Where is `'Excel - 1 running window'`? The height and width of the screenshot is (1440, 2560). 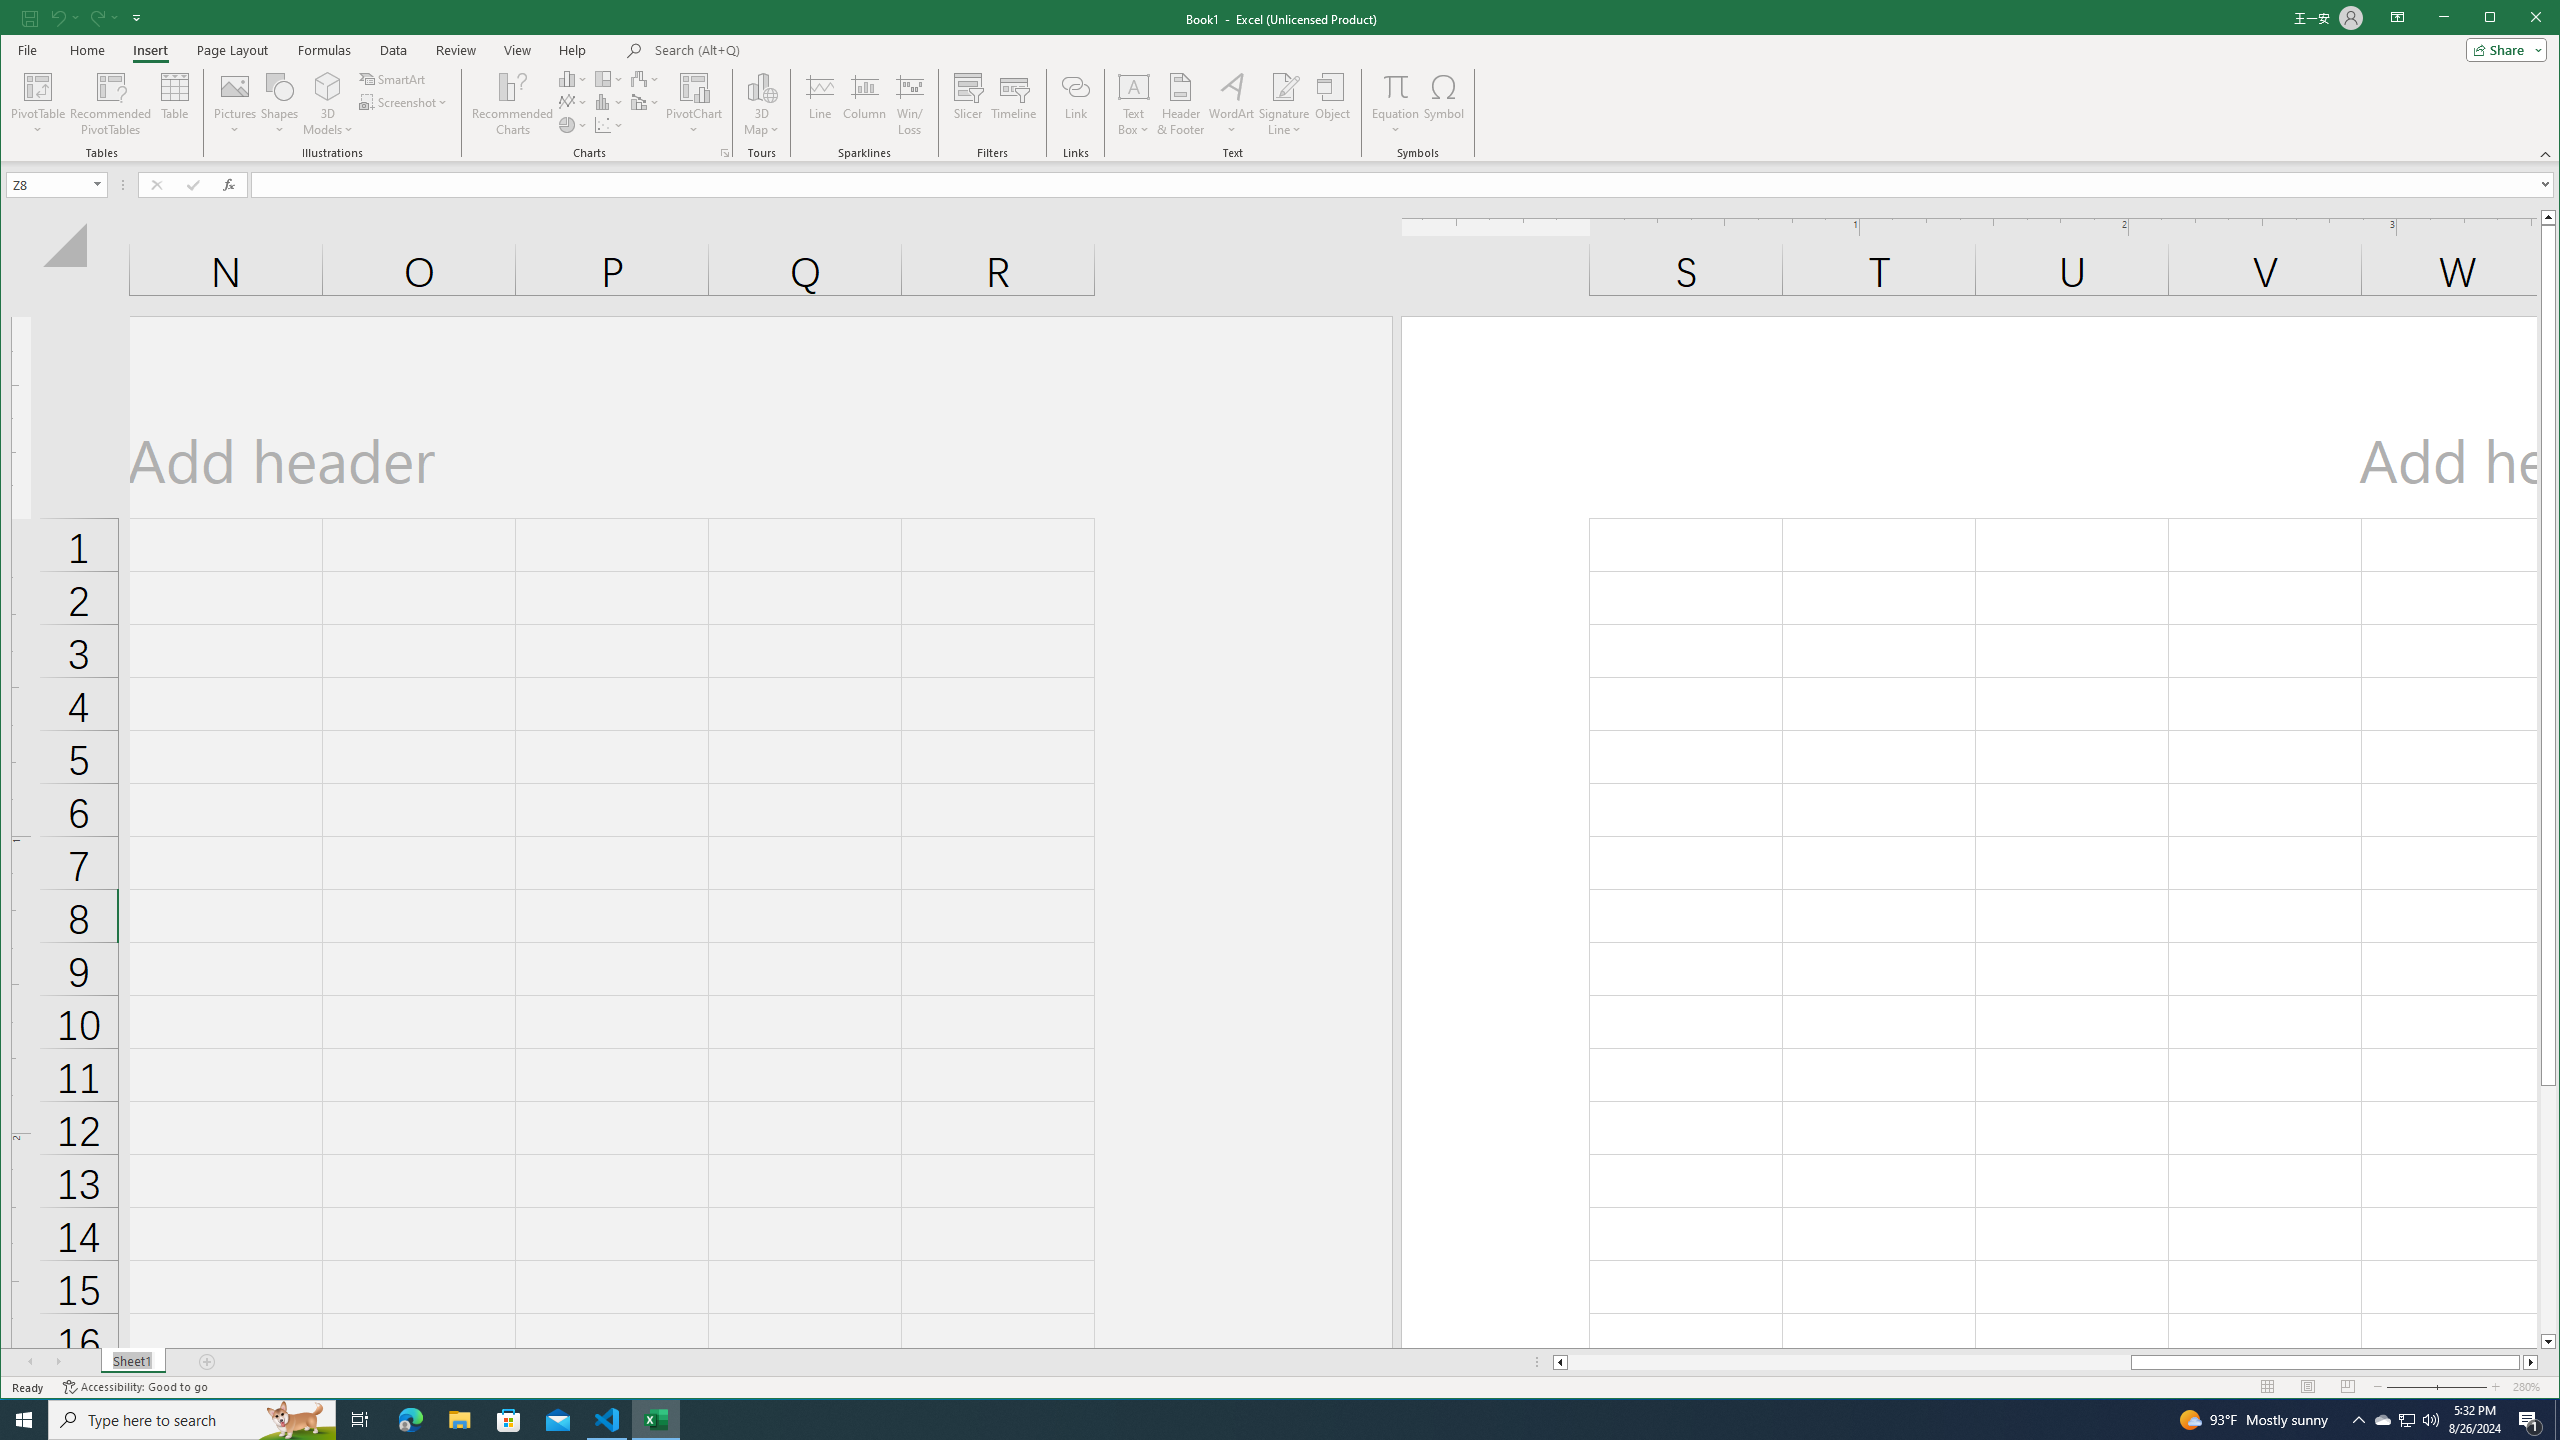 'Excel - 1 running window' is located at coordinates (656, 1418).